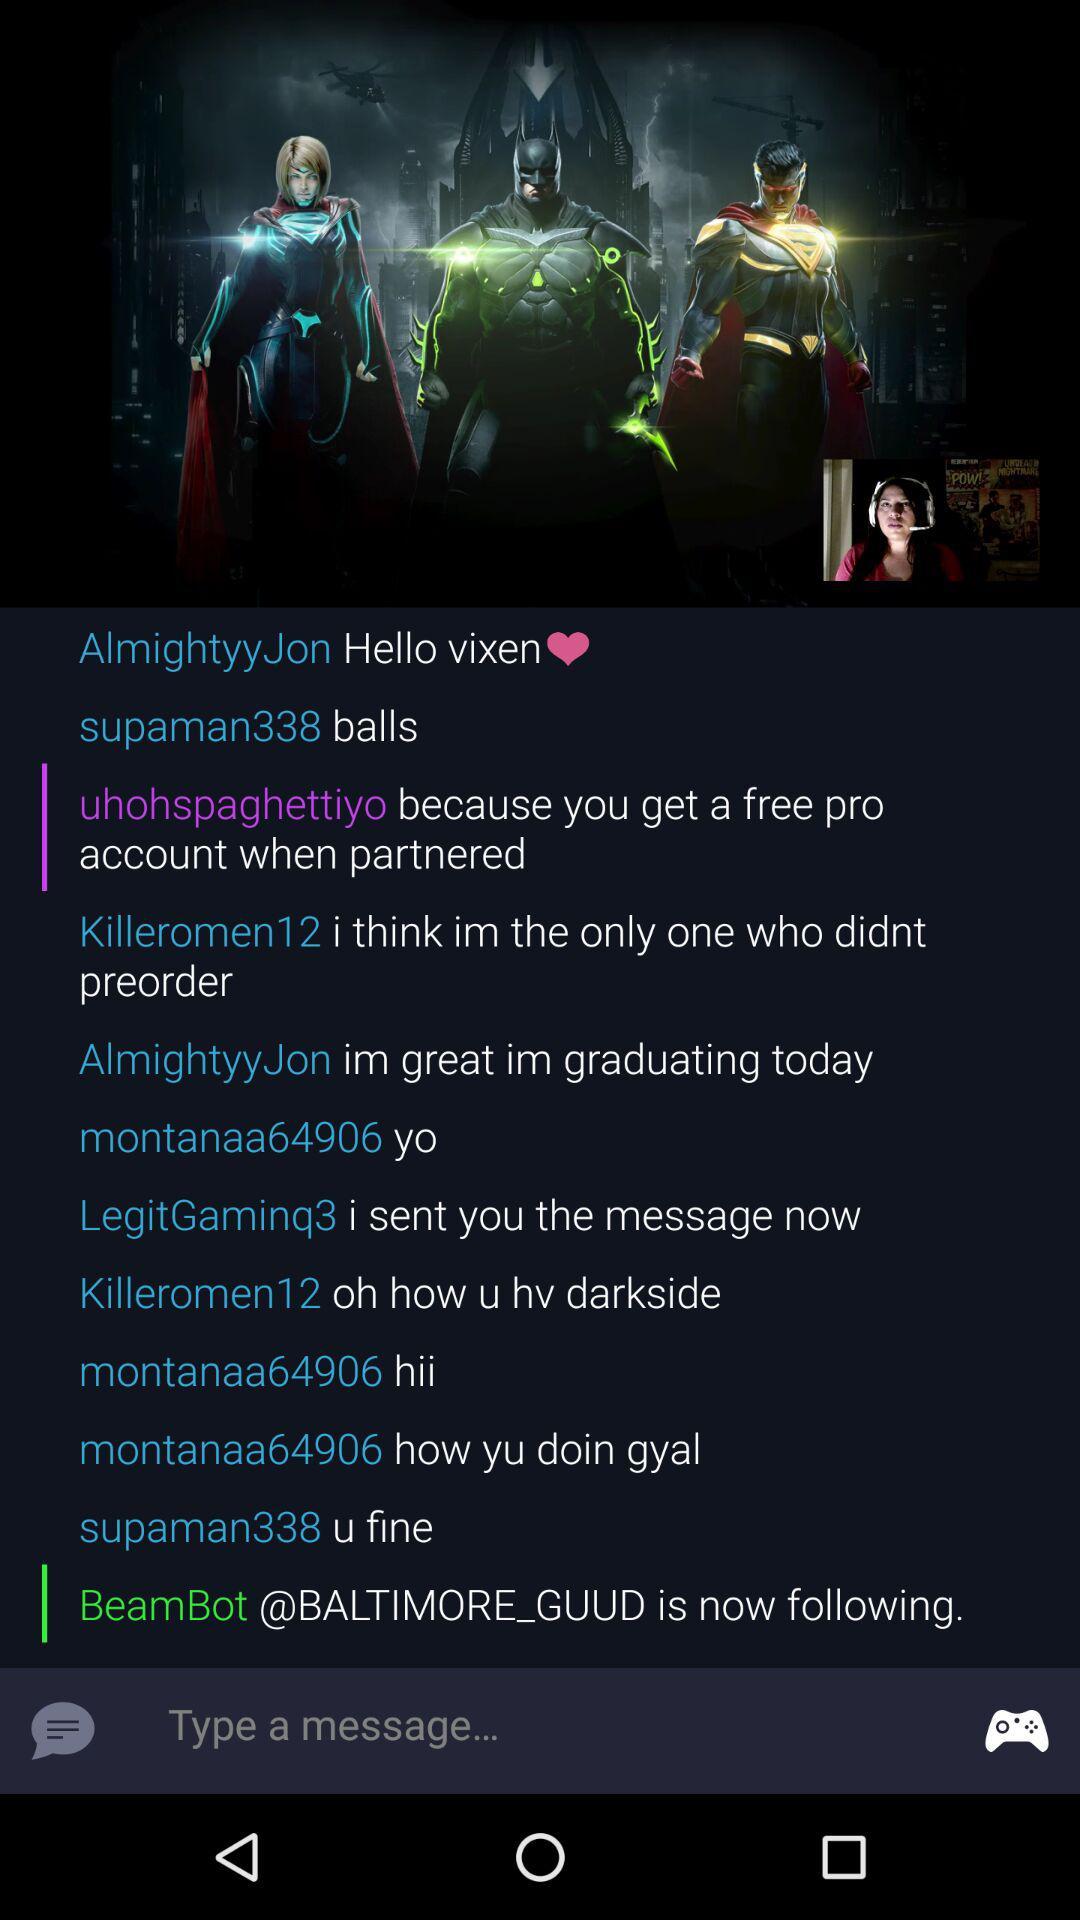 The image size is (1080, 1920). What do you see at coordinates (61, 1730) in the screenshot?
I see `the chat icon` at bounding box center [61, 1730].